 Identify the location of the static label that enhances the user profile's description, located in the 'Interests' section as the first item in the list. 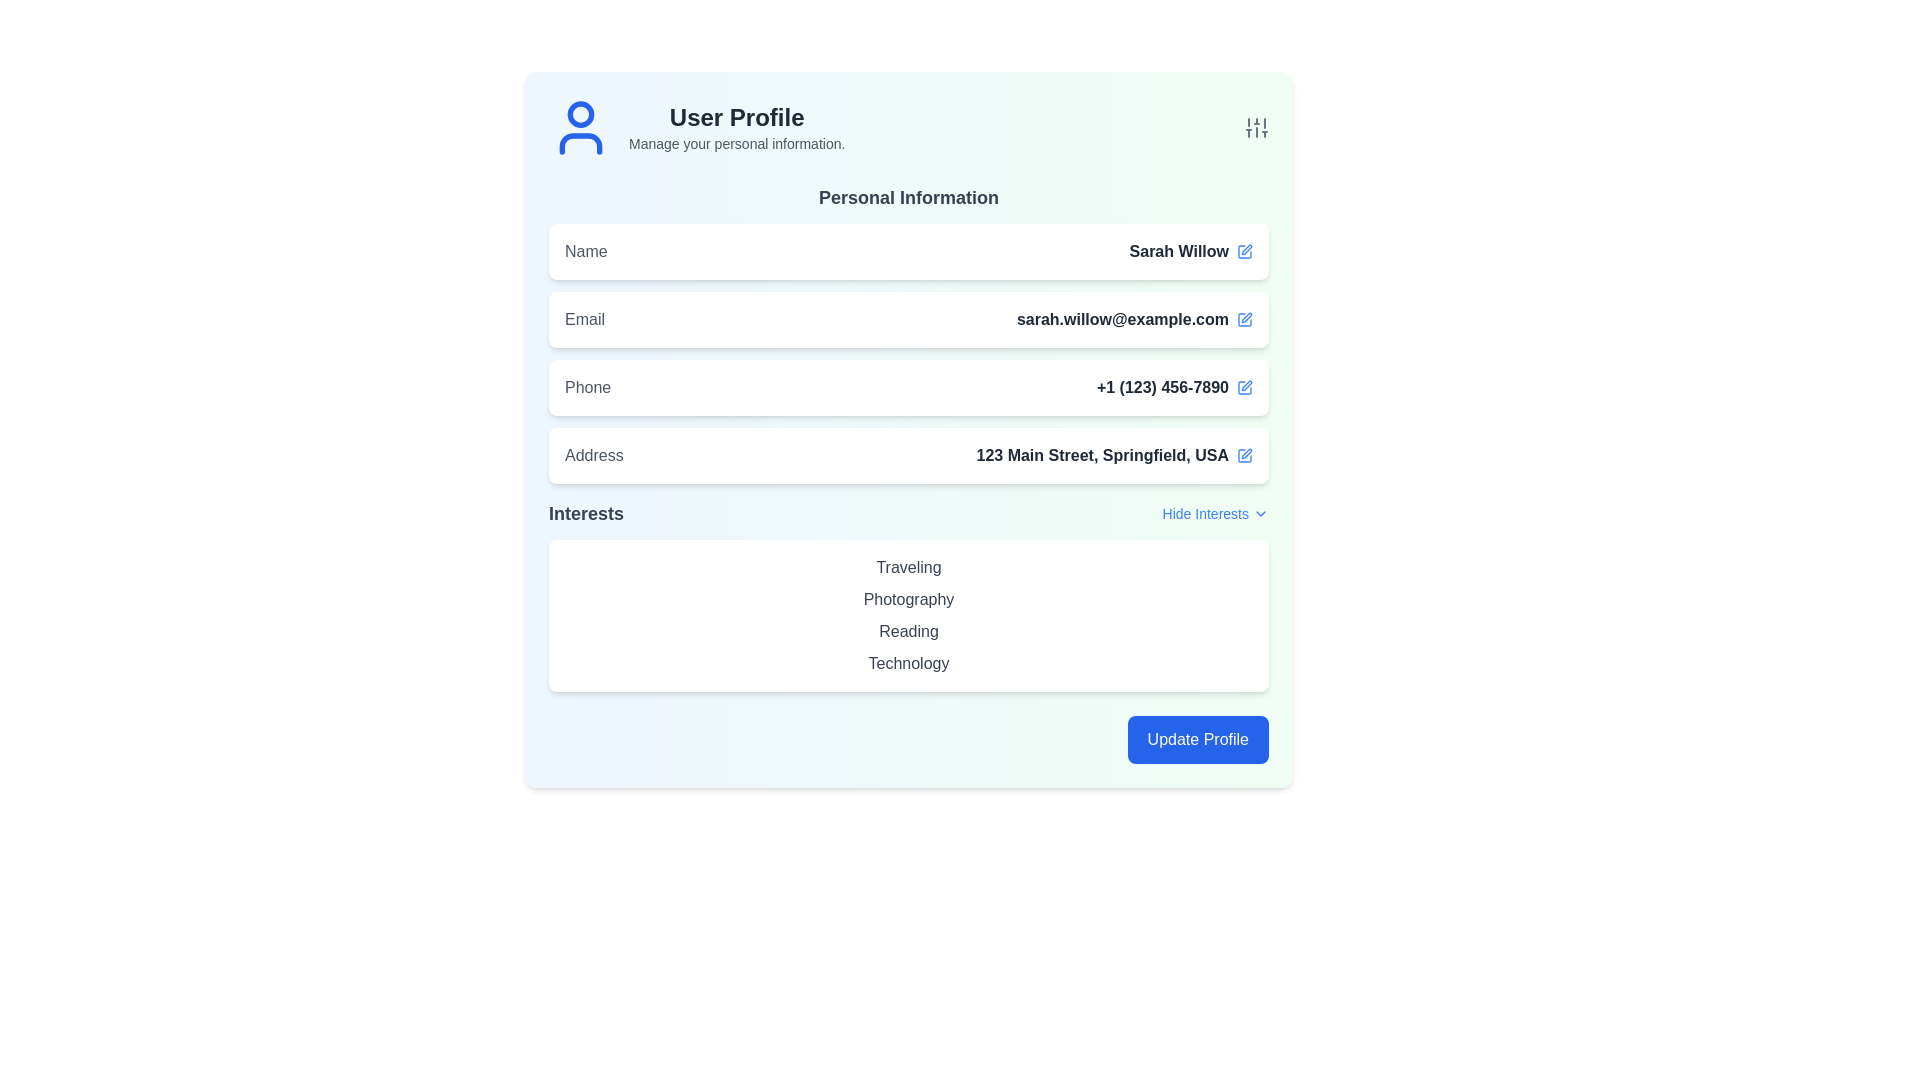
(907, 567).